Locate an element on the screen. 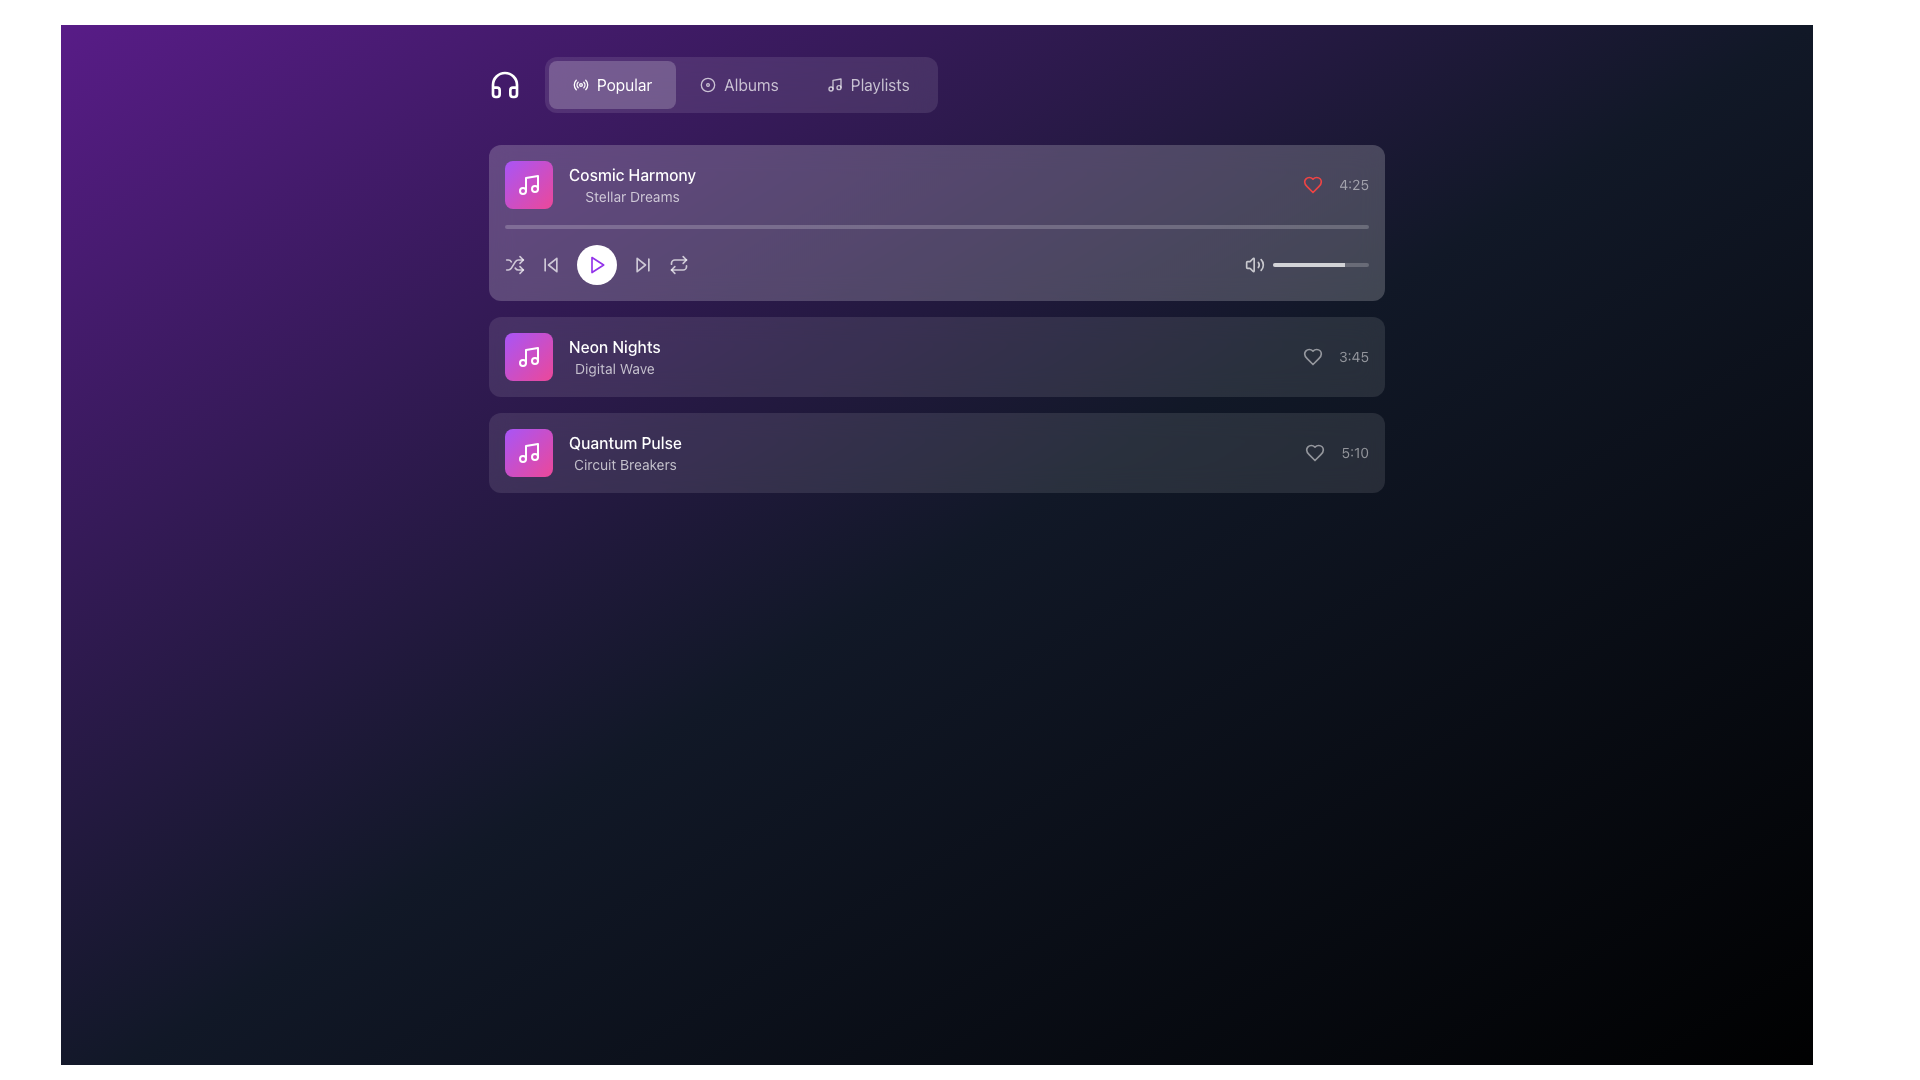 This screenshot has width=1920, height=1080. the slider is located at coordinates (1319, 264).